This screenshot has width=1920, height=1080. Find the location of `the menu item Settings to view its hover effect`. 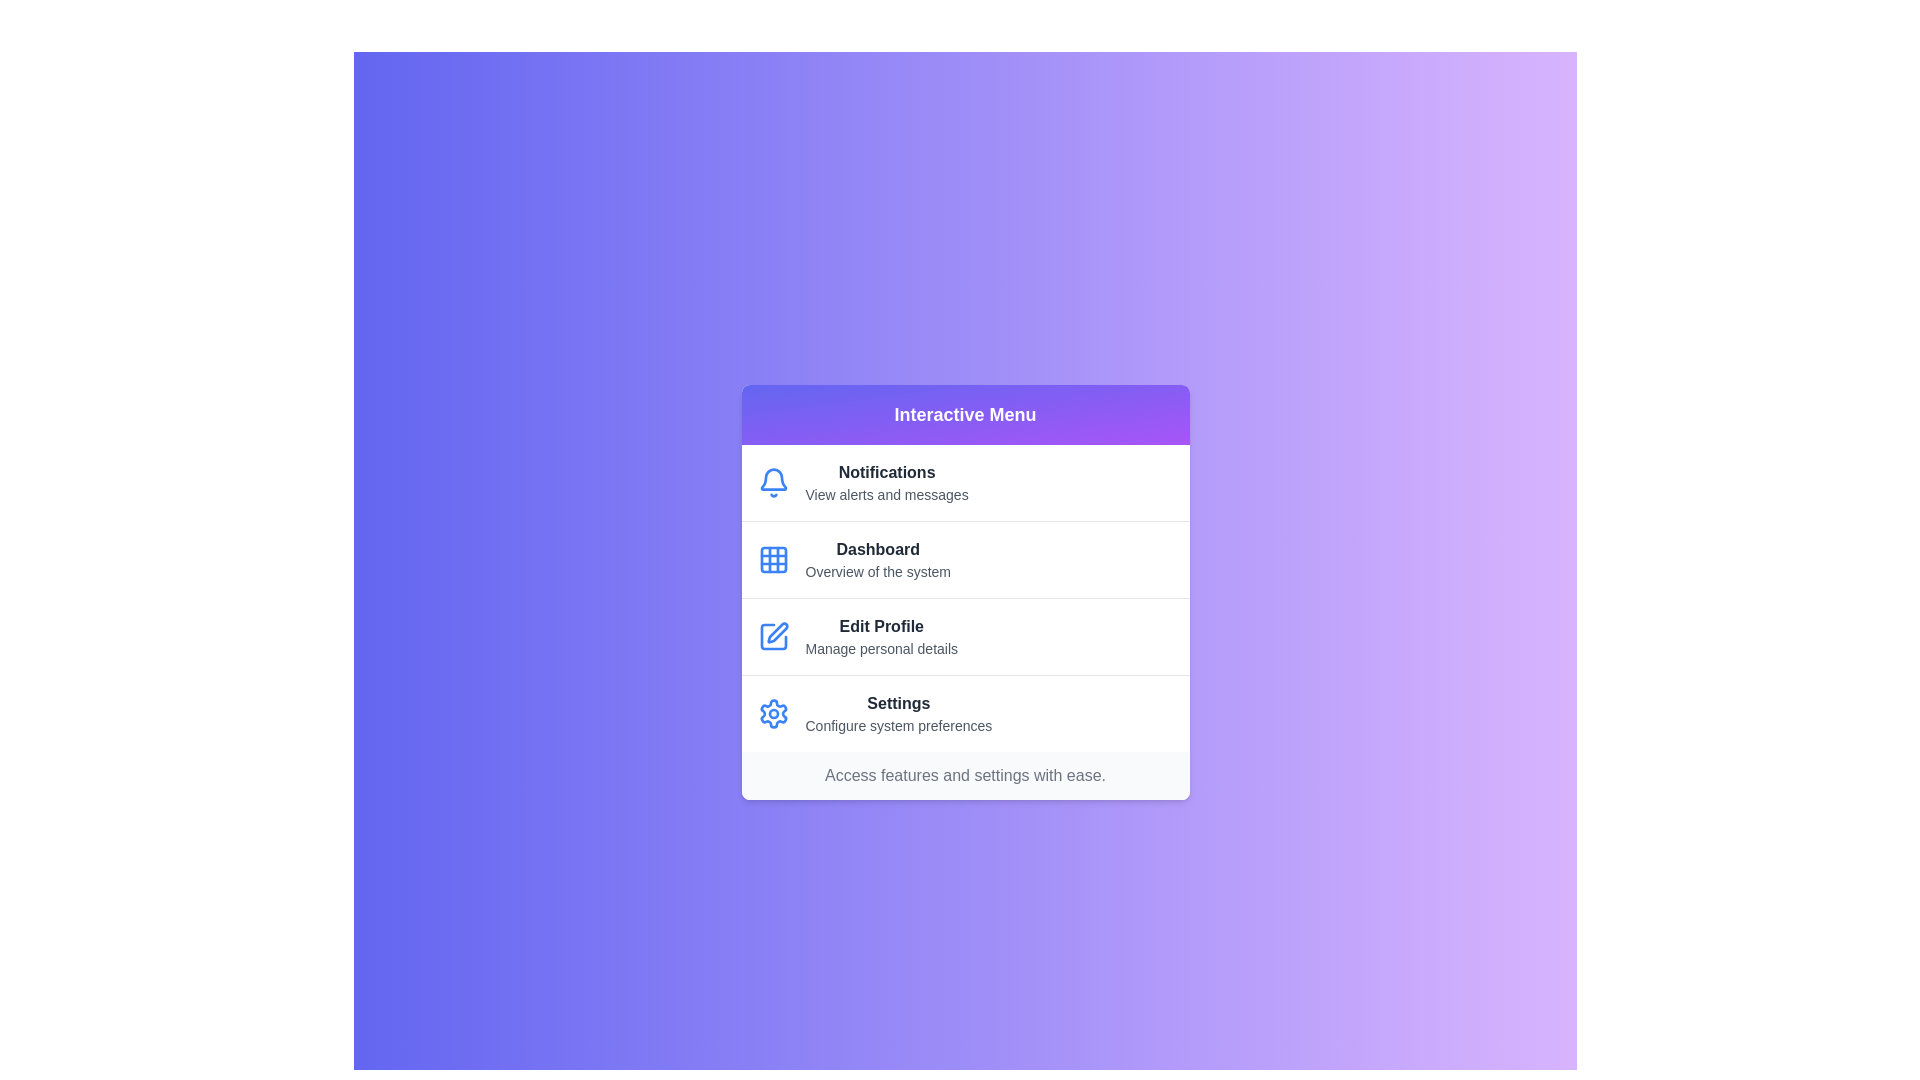

the menu item Settings to view its hover effect is located at coordinates (965, 712).